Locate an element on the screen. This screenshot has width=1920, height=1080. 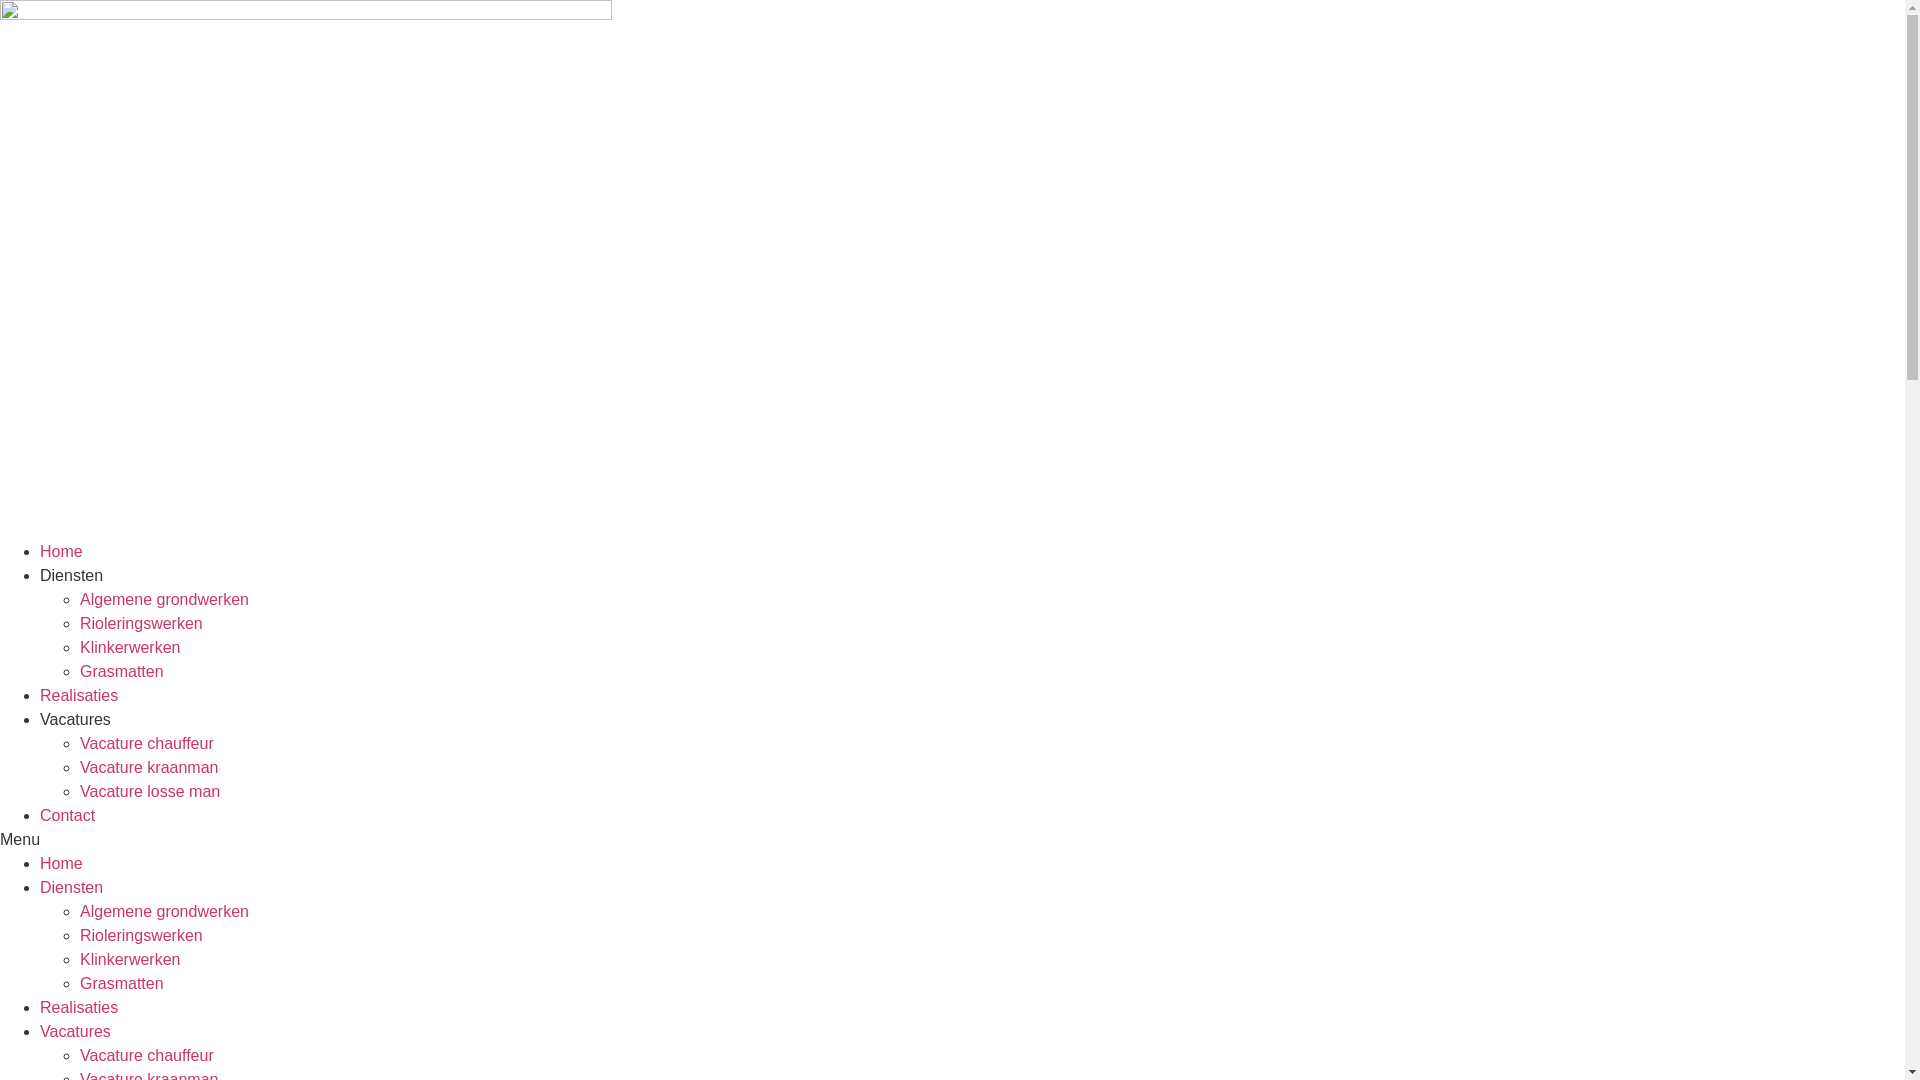
'Vacatures' is located at coordinates (39, 718).